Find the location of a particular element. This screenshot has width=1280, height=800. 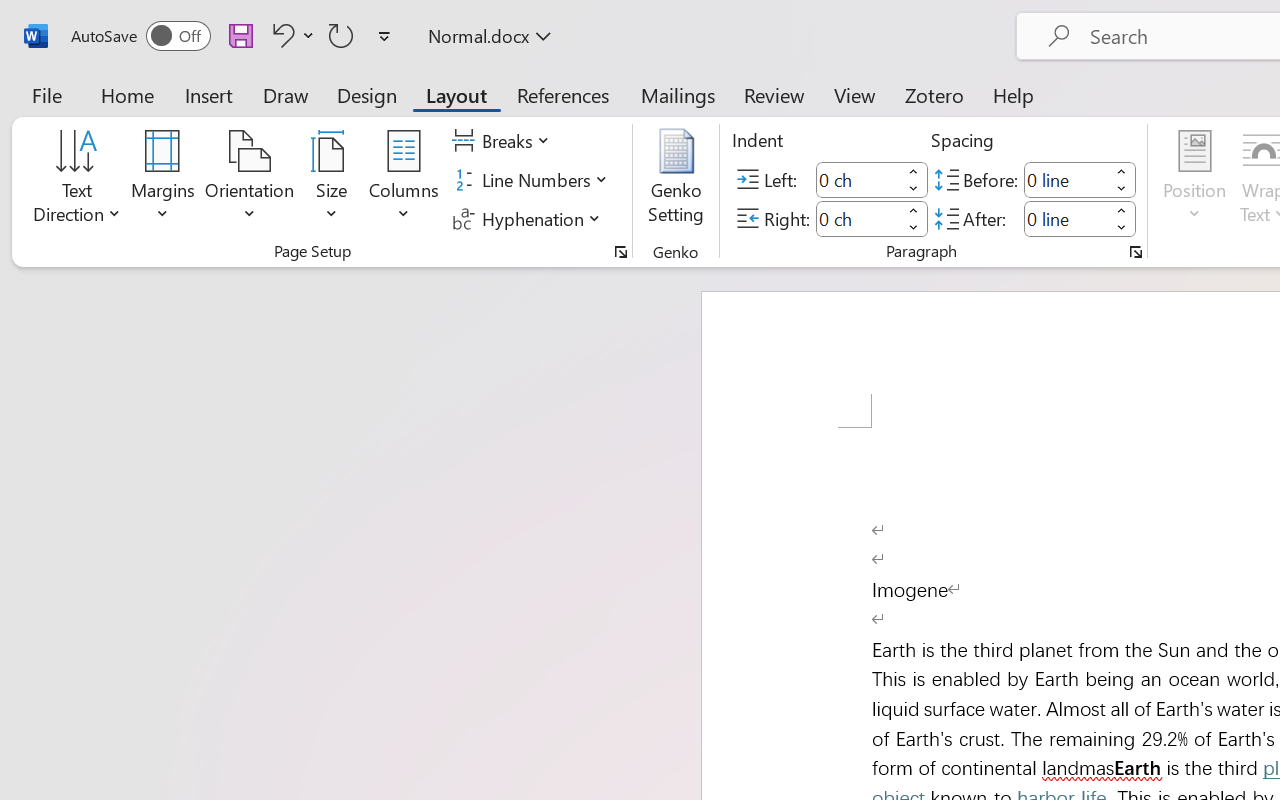

'Hyphenation' is located at coordinates (529, 218).